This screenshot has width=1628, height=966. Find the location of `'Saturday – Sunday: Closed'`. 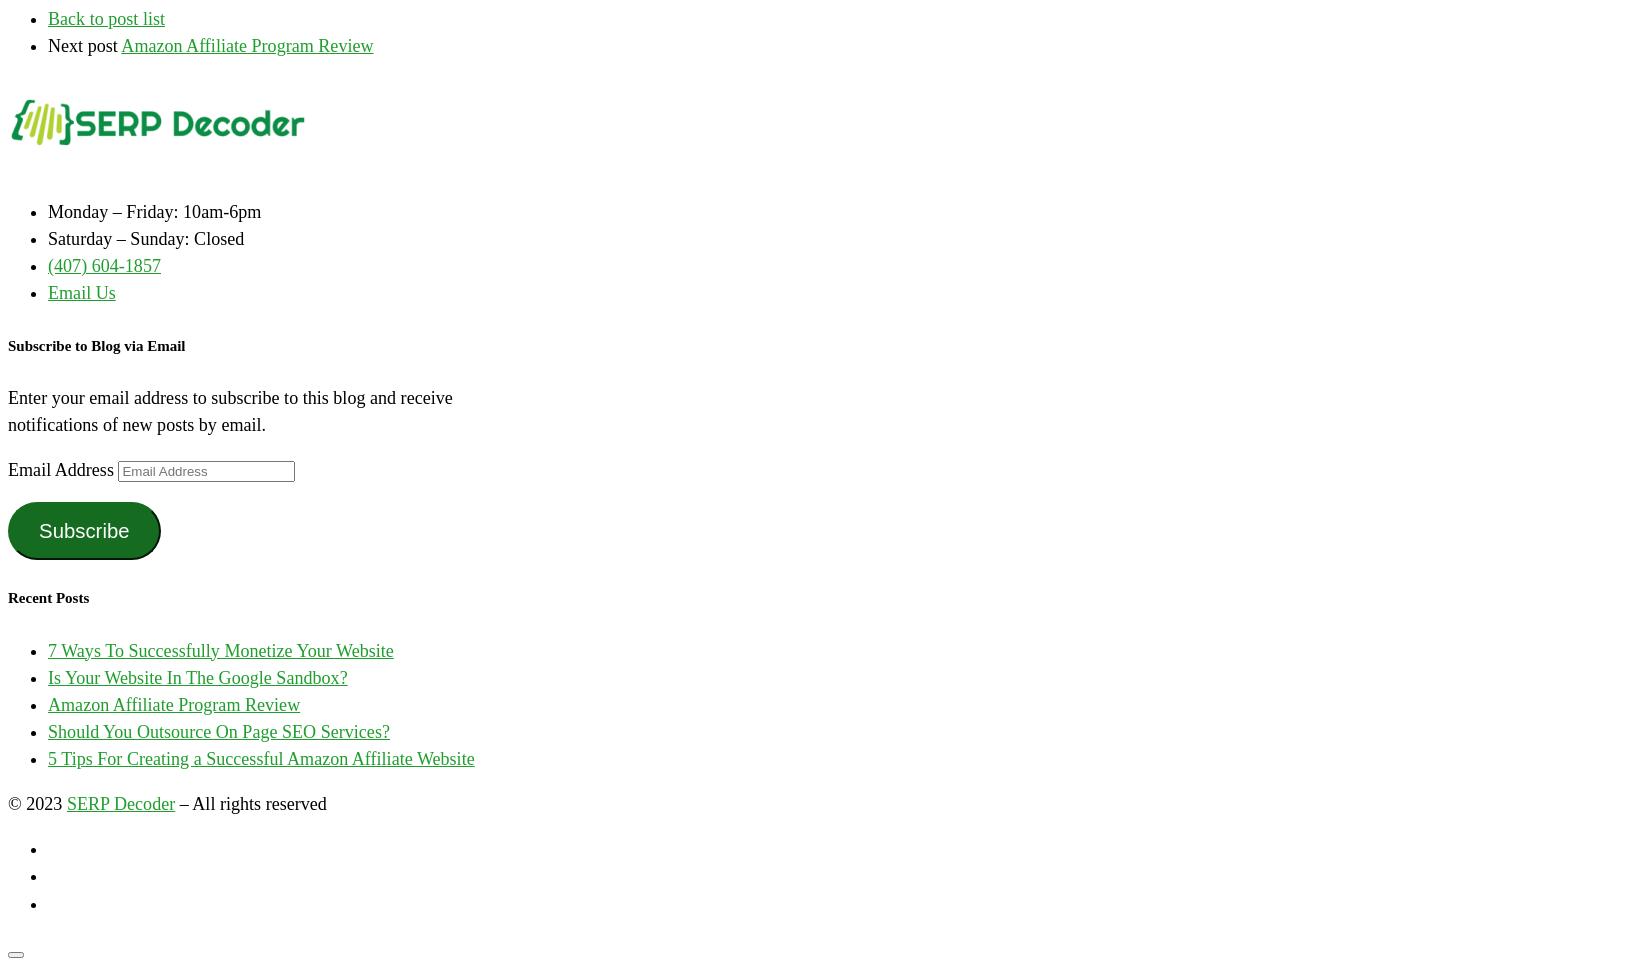

'Saturday – Sunday: Closed' is located at coordinates (47, 237).